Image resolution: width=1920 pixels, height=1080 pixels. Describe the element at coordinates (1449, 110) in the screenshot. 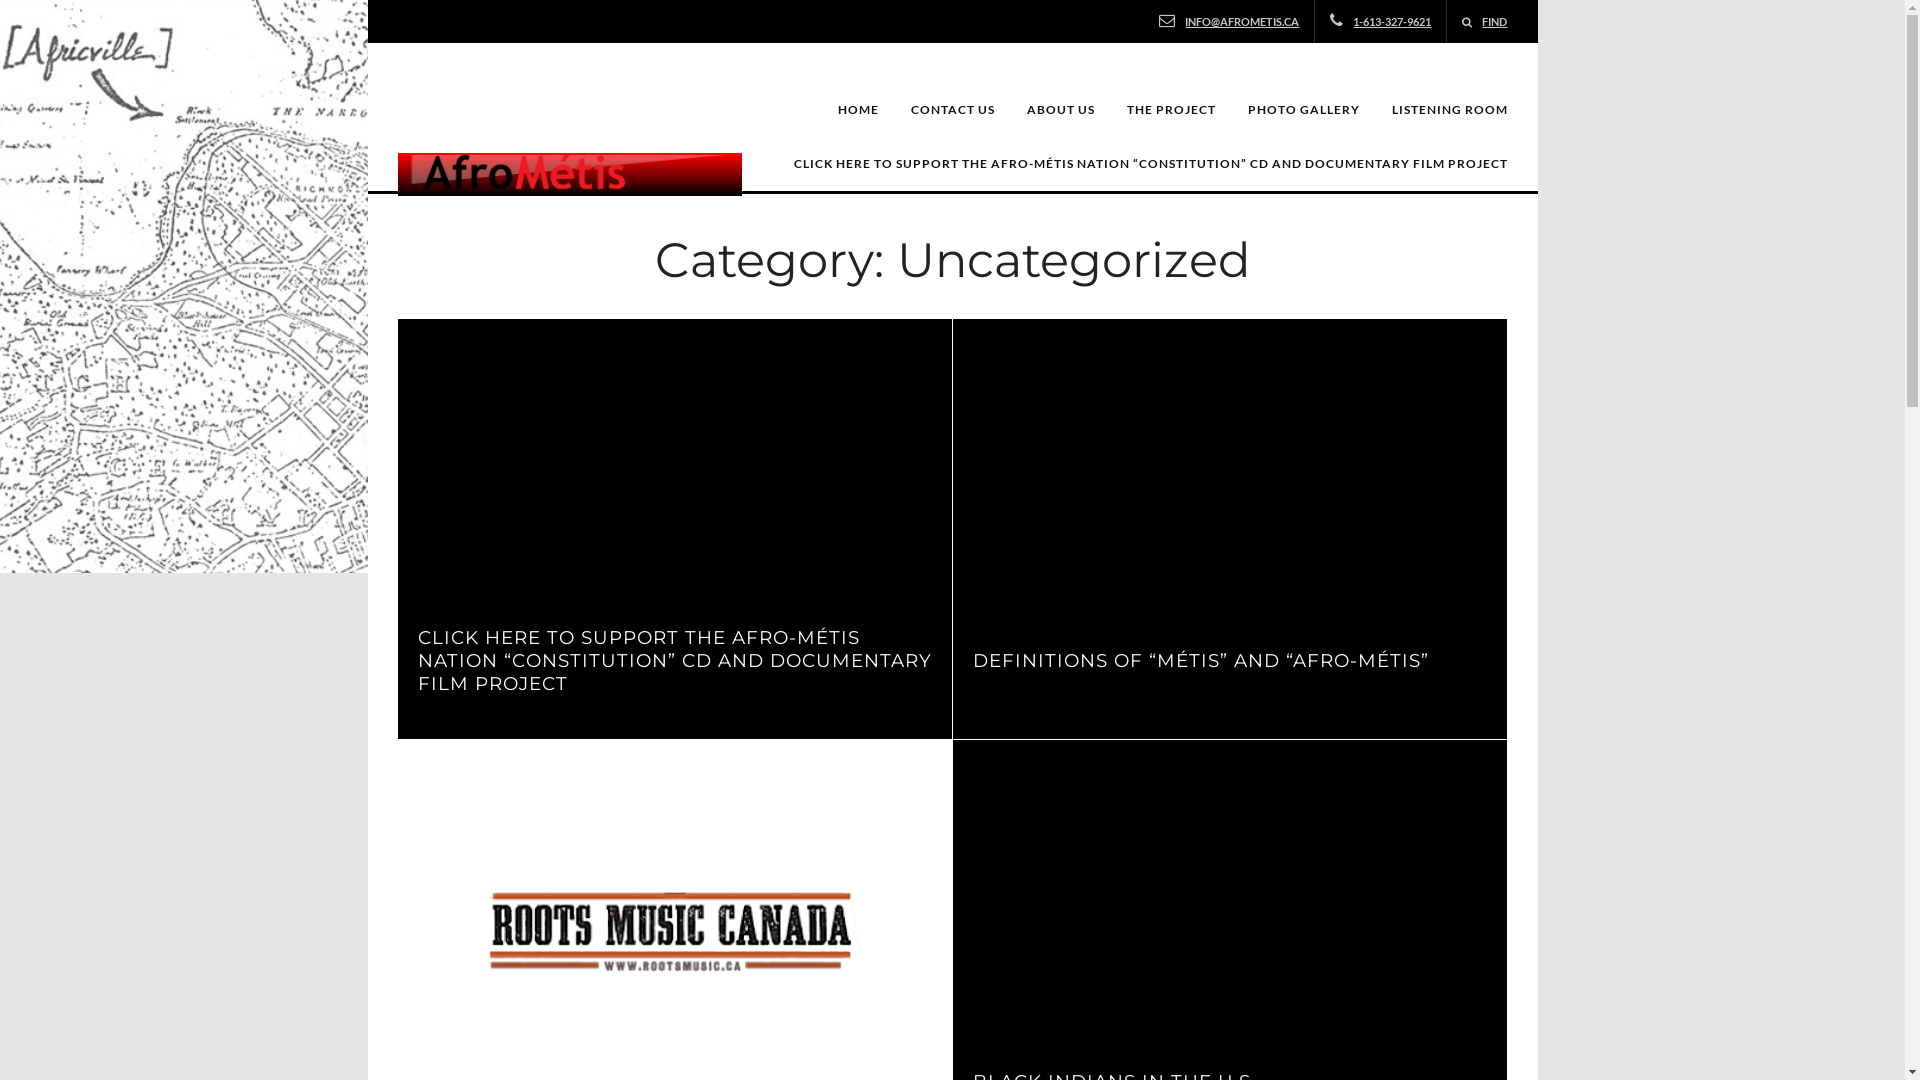

I see `'LISTENING ROOM'` at that location.